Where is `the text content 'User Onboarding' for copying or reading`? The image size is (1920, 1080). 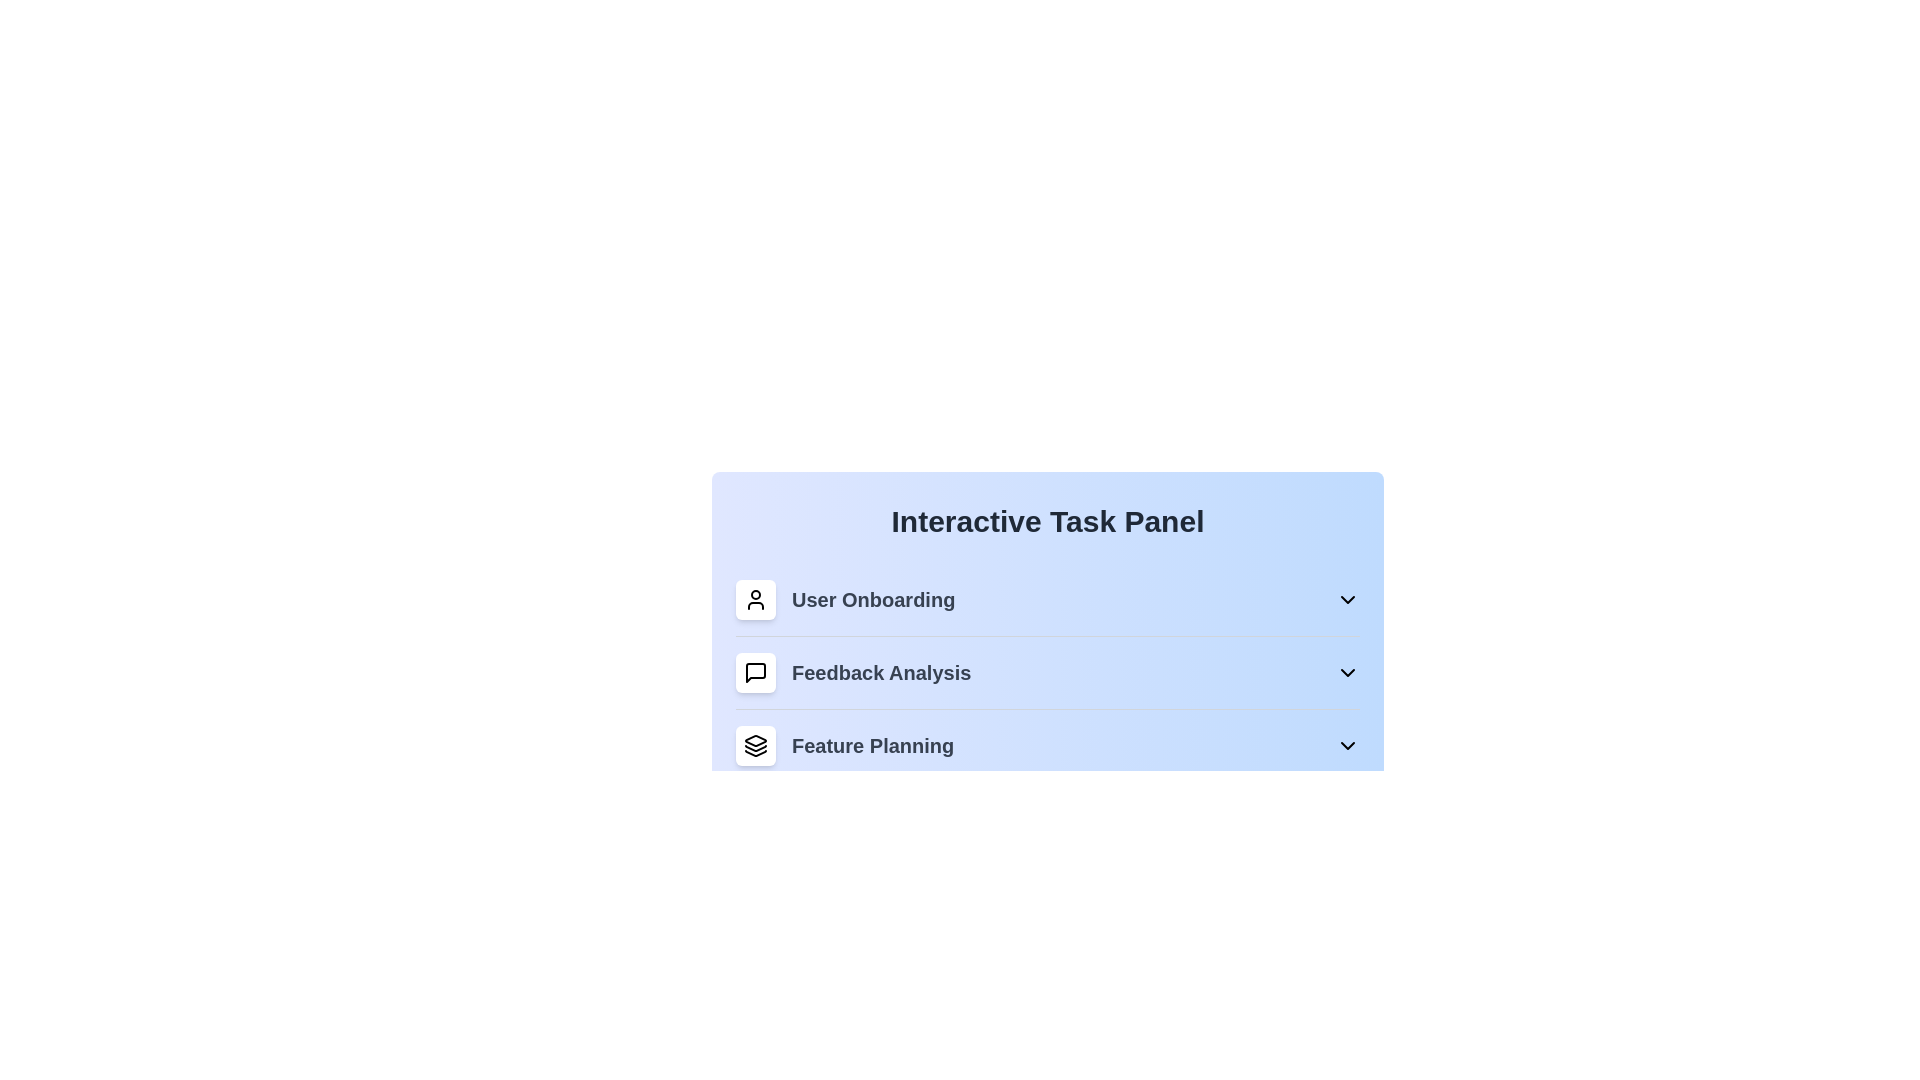 the text content 'User Onboarding' for copying or reading is located at coordinates (844, 599).